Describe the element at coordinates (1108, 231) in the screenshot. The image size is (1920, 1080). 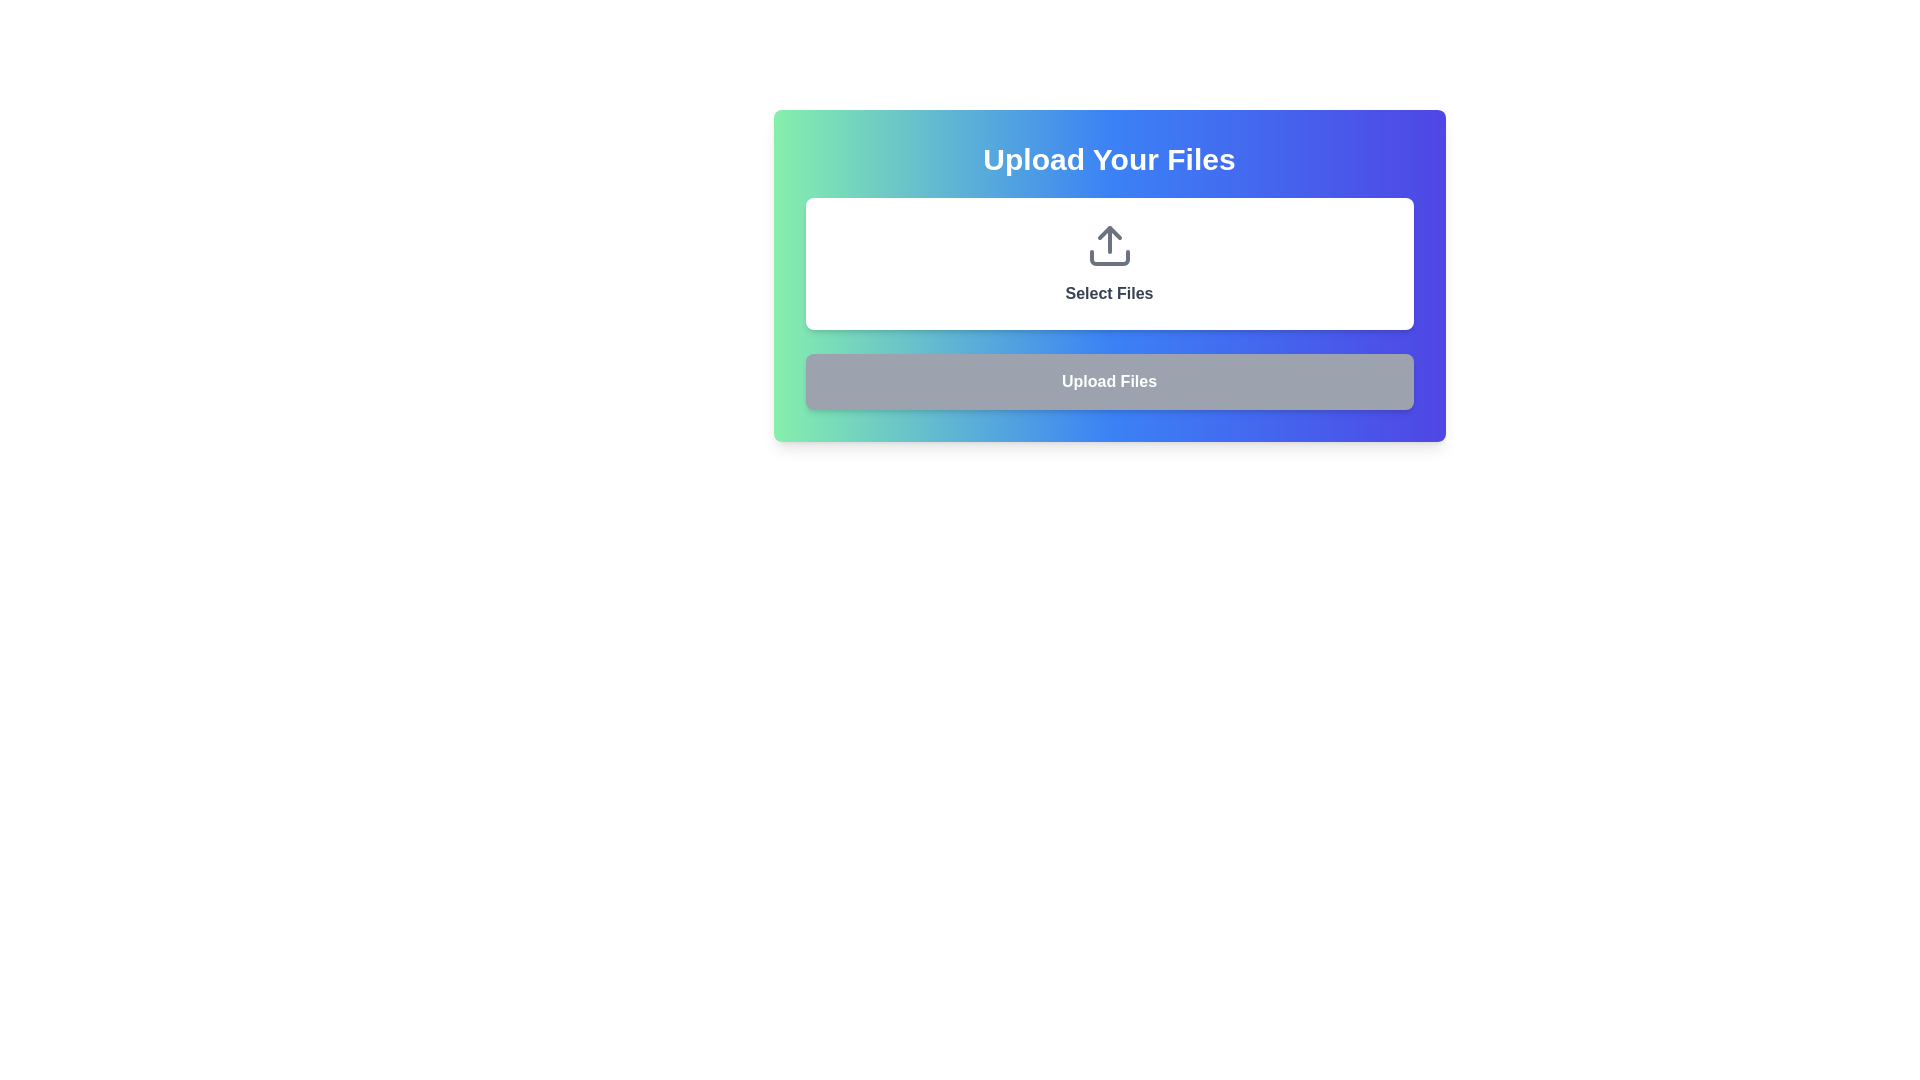
I see `the upload icon graphical component located at the top-center of the 'Upload Your Files' card interface` at that location.